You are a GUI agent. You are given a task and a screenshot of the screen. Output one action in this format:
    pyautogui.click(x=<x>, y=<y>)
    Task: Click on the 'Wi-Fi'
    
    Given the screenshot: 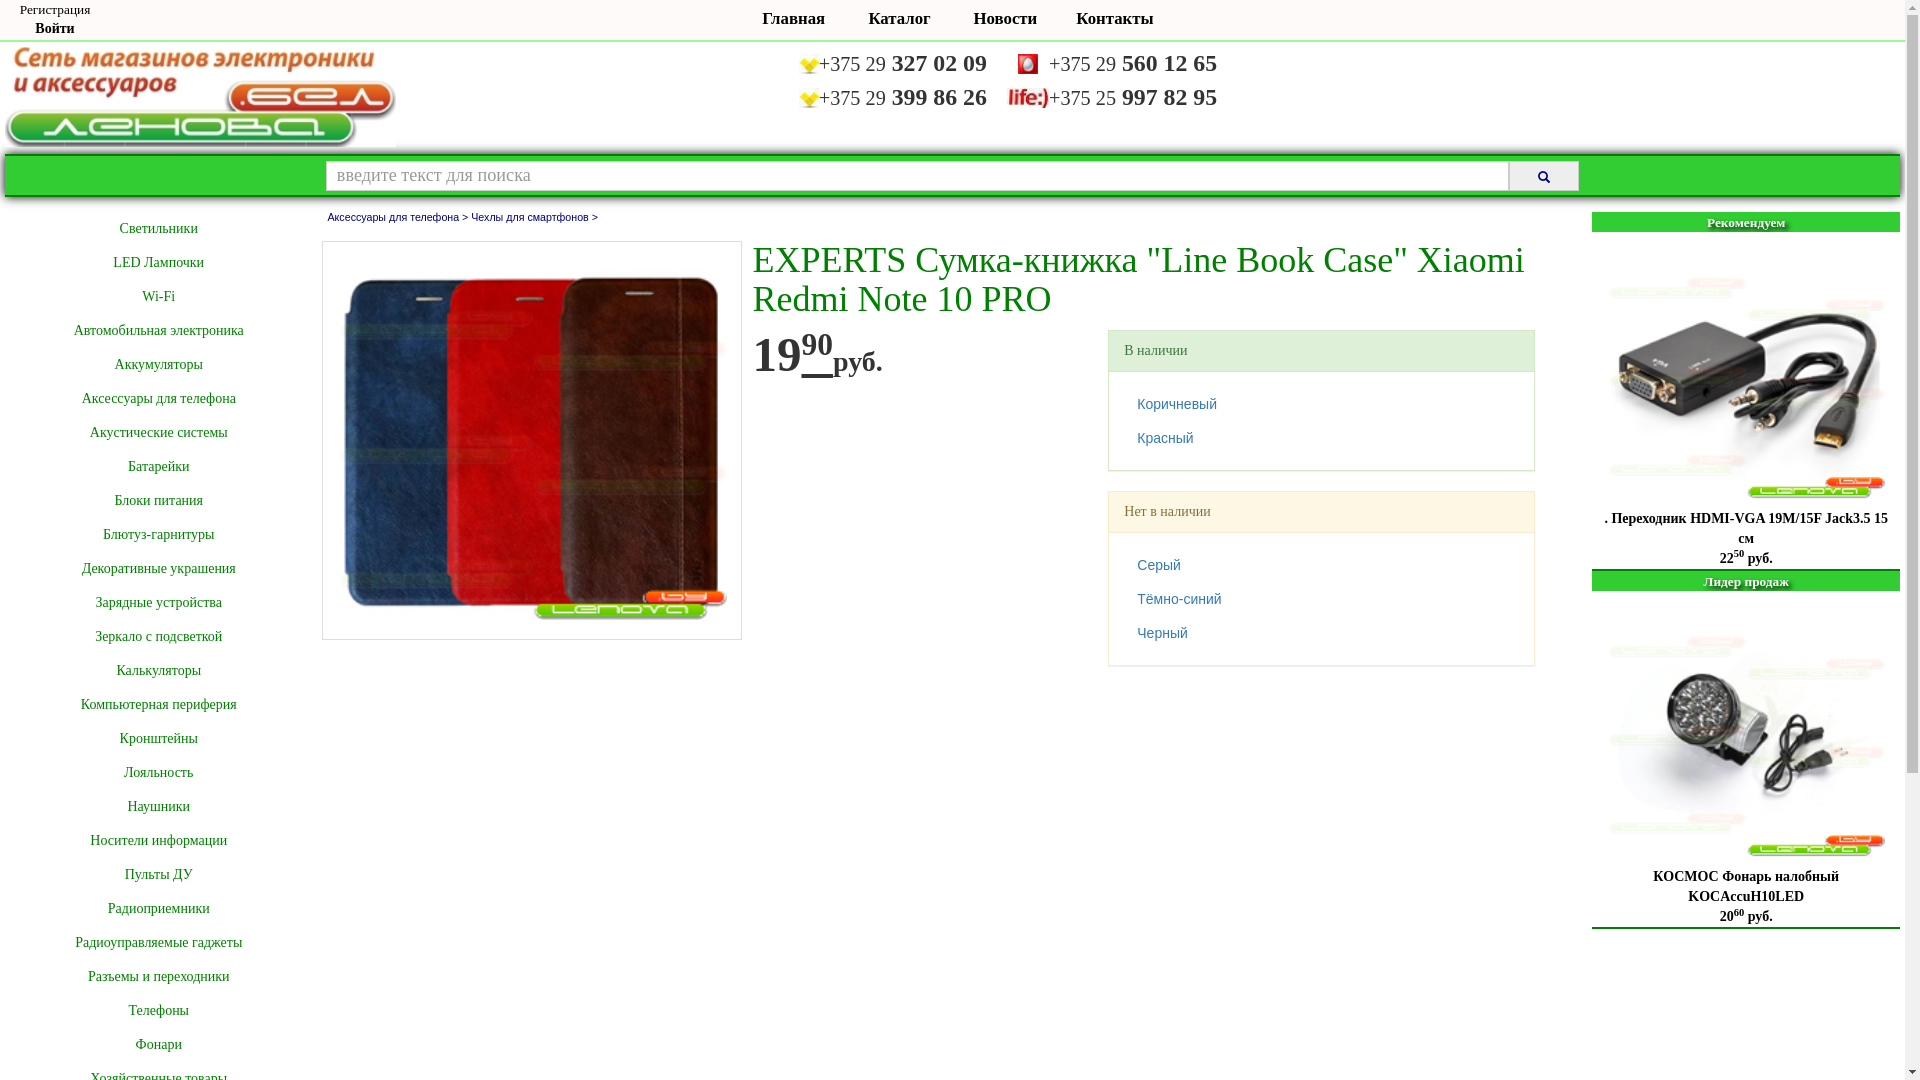 What is the action you would take?
    pyautogui.click(x=157, y=297)
    